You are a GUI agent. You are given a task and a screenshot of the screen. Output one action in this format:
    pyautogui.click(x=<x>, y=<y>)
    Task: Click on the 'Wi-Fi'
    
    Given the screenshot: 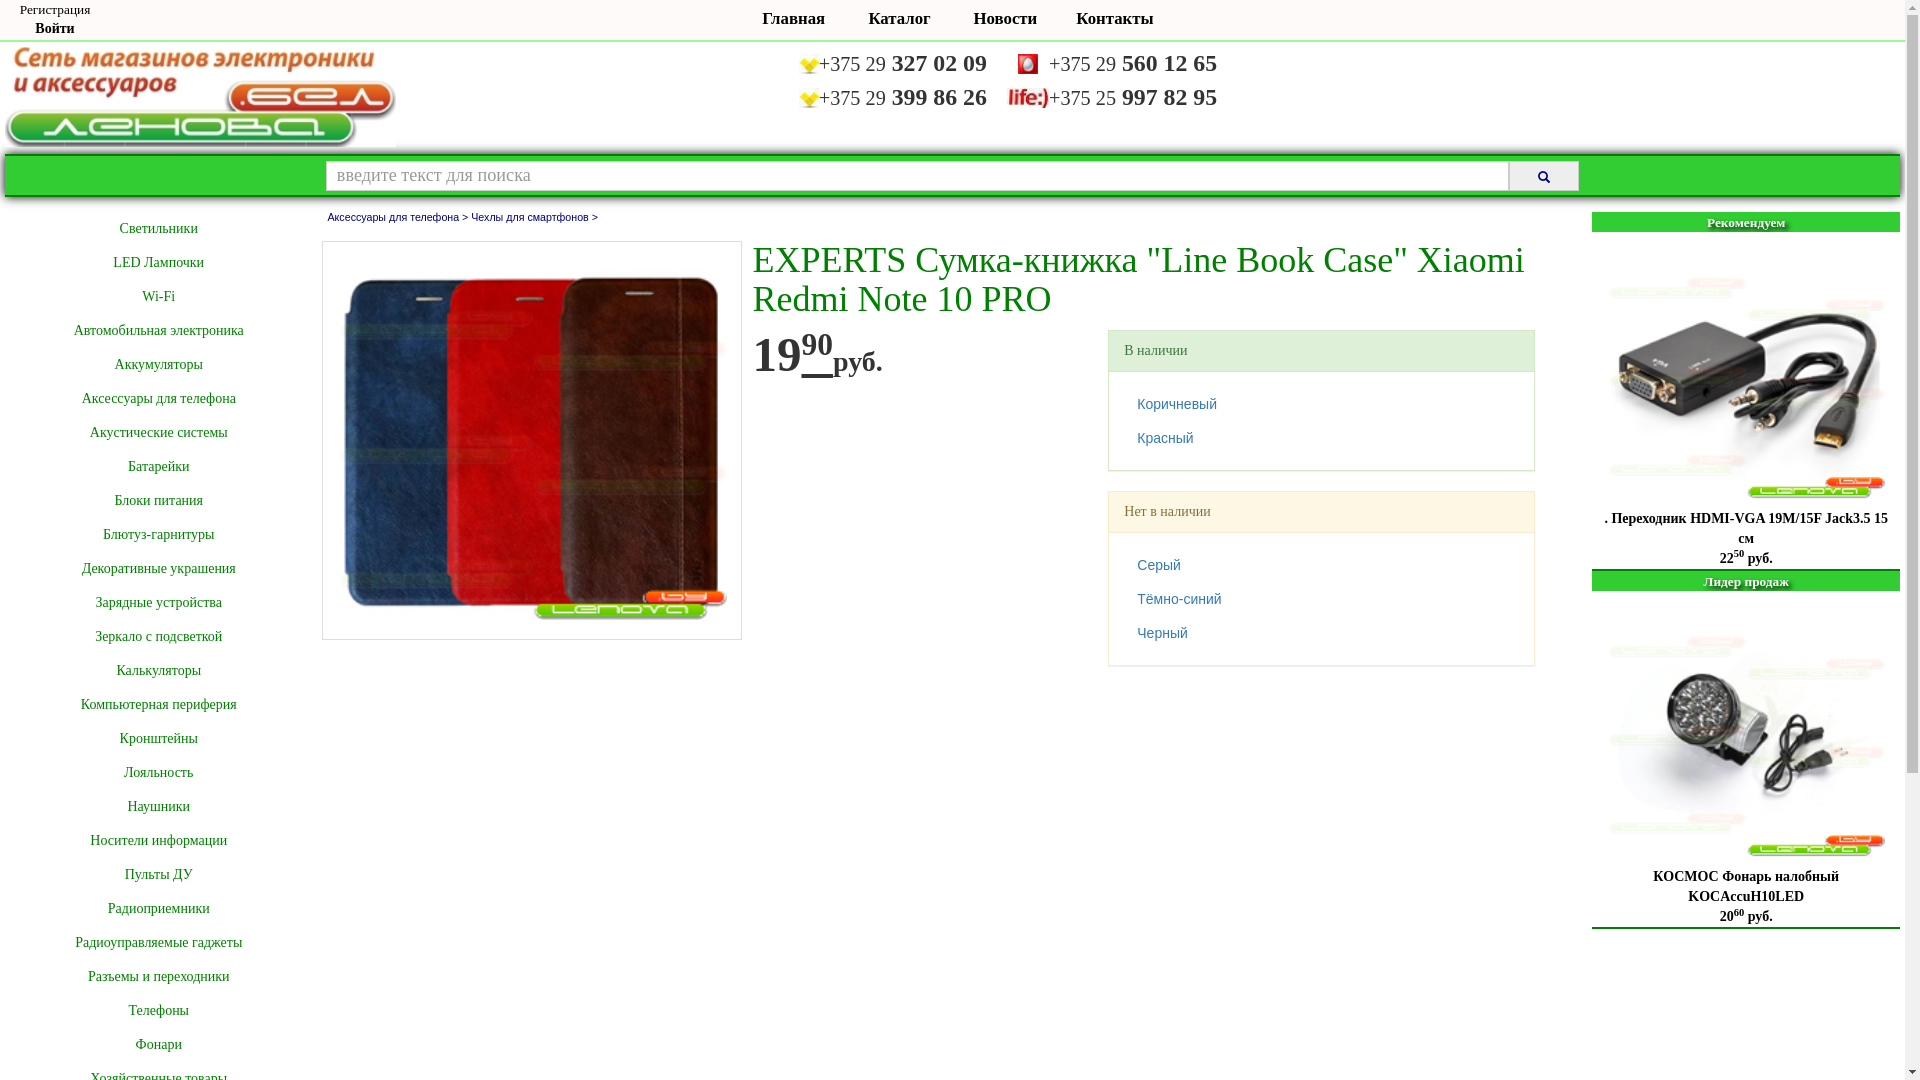 What is the action you would take?
    pyautogui.click(x=157, y=297)
    